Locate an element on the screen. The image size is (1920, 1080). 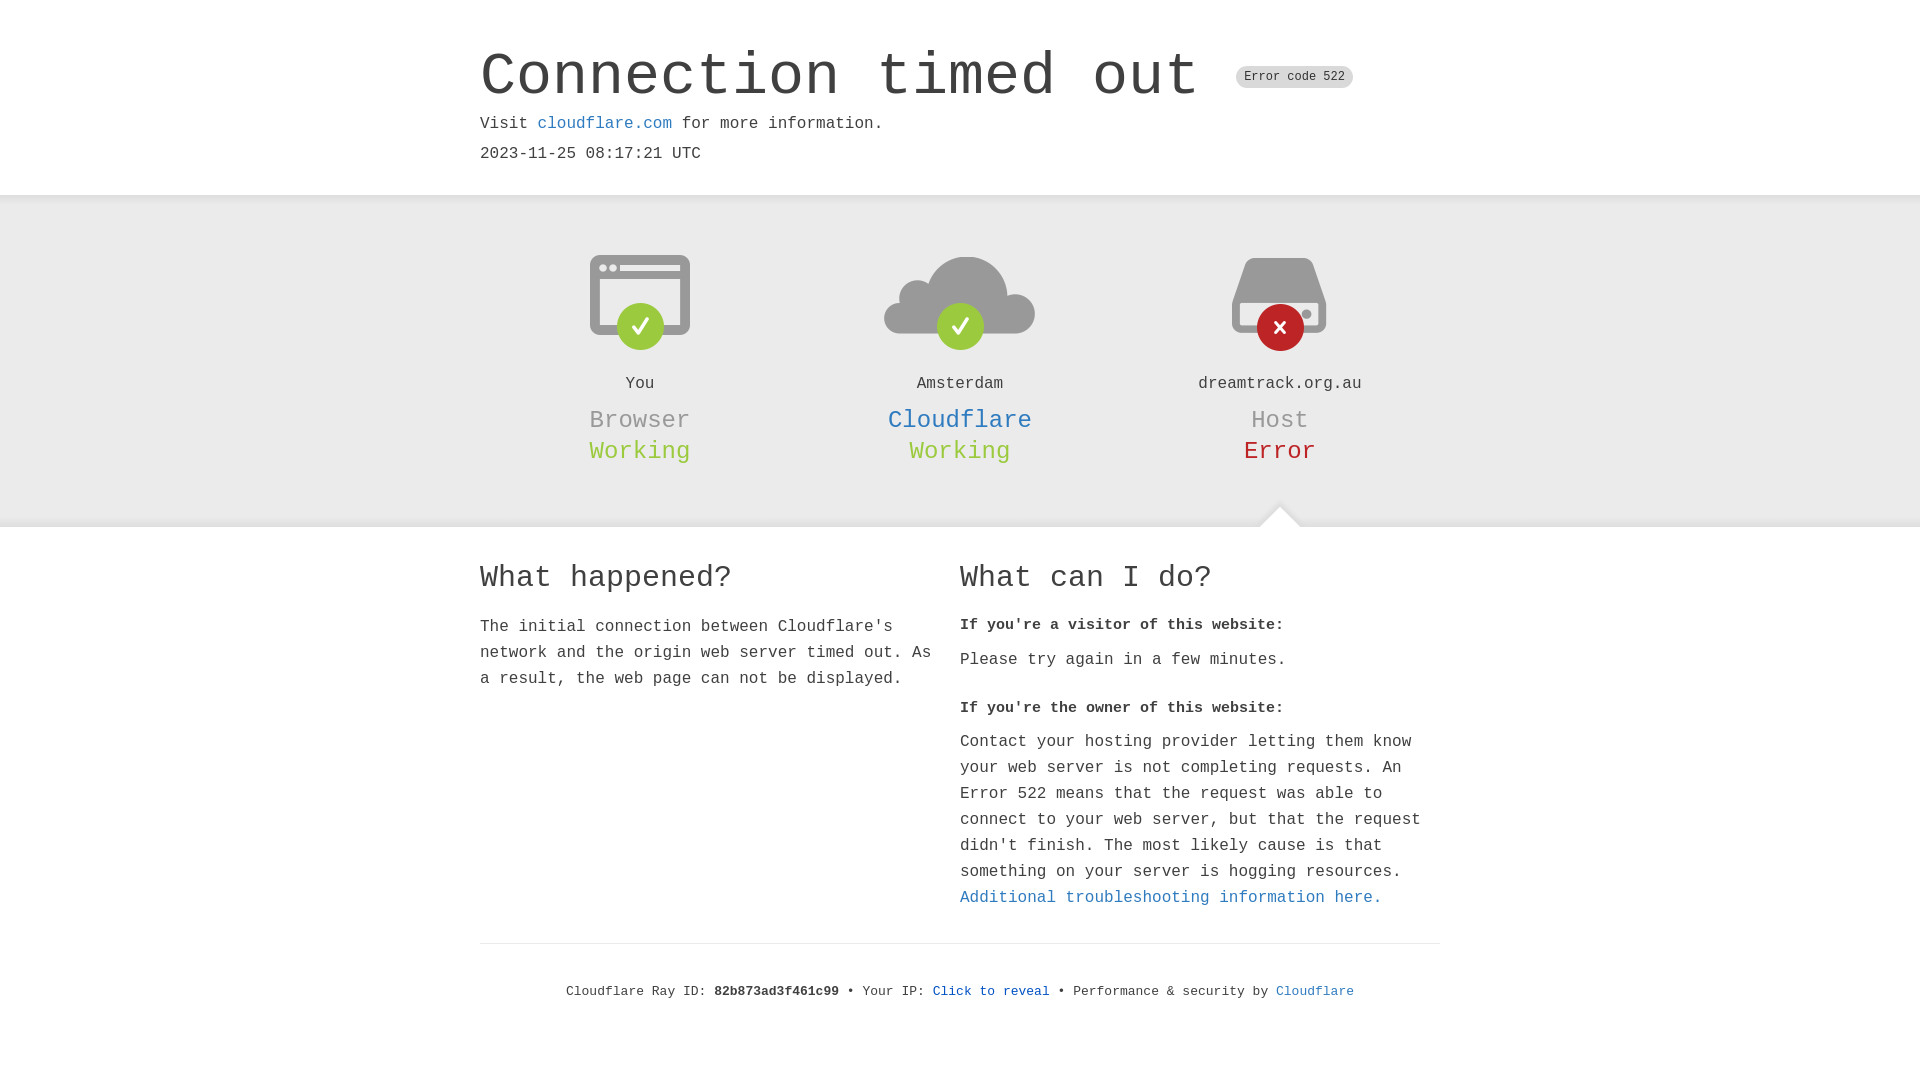
'cloudflare.com' is located at coordinates (603, 123).